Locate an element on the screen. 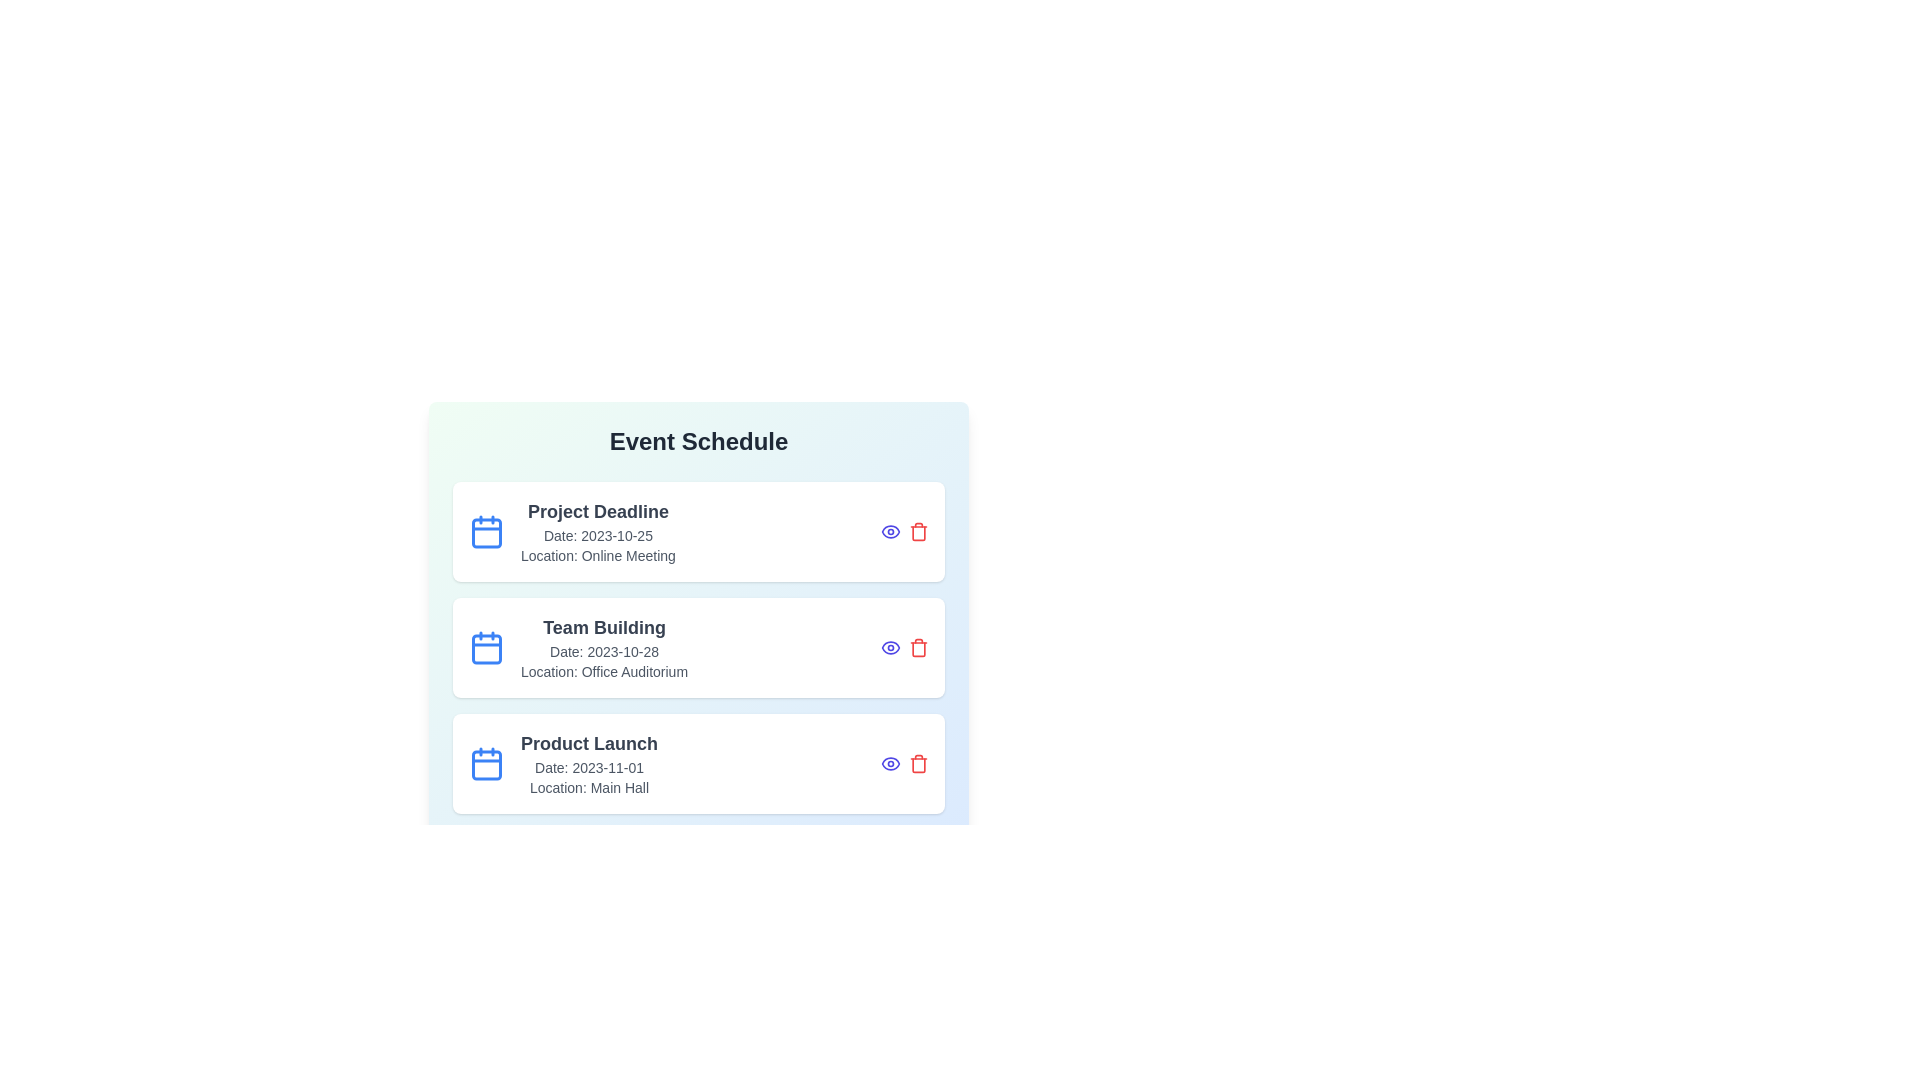 This screenshot has height=1080, width=1920. 'View' button for the event with ID 1 is located at coordinates (890, 531).